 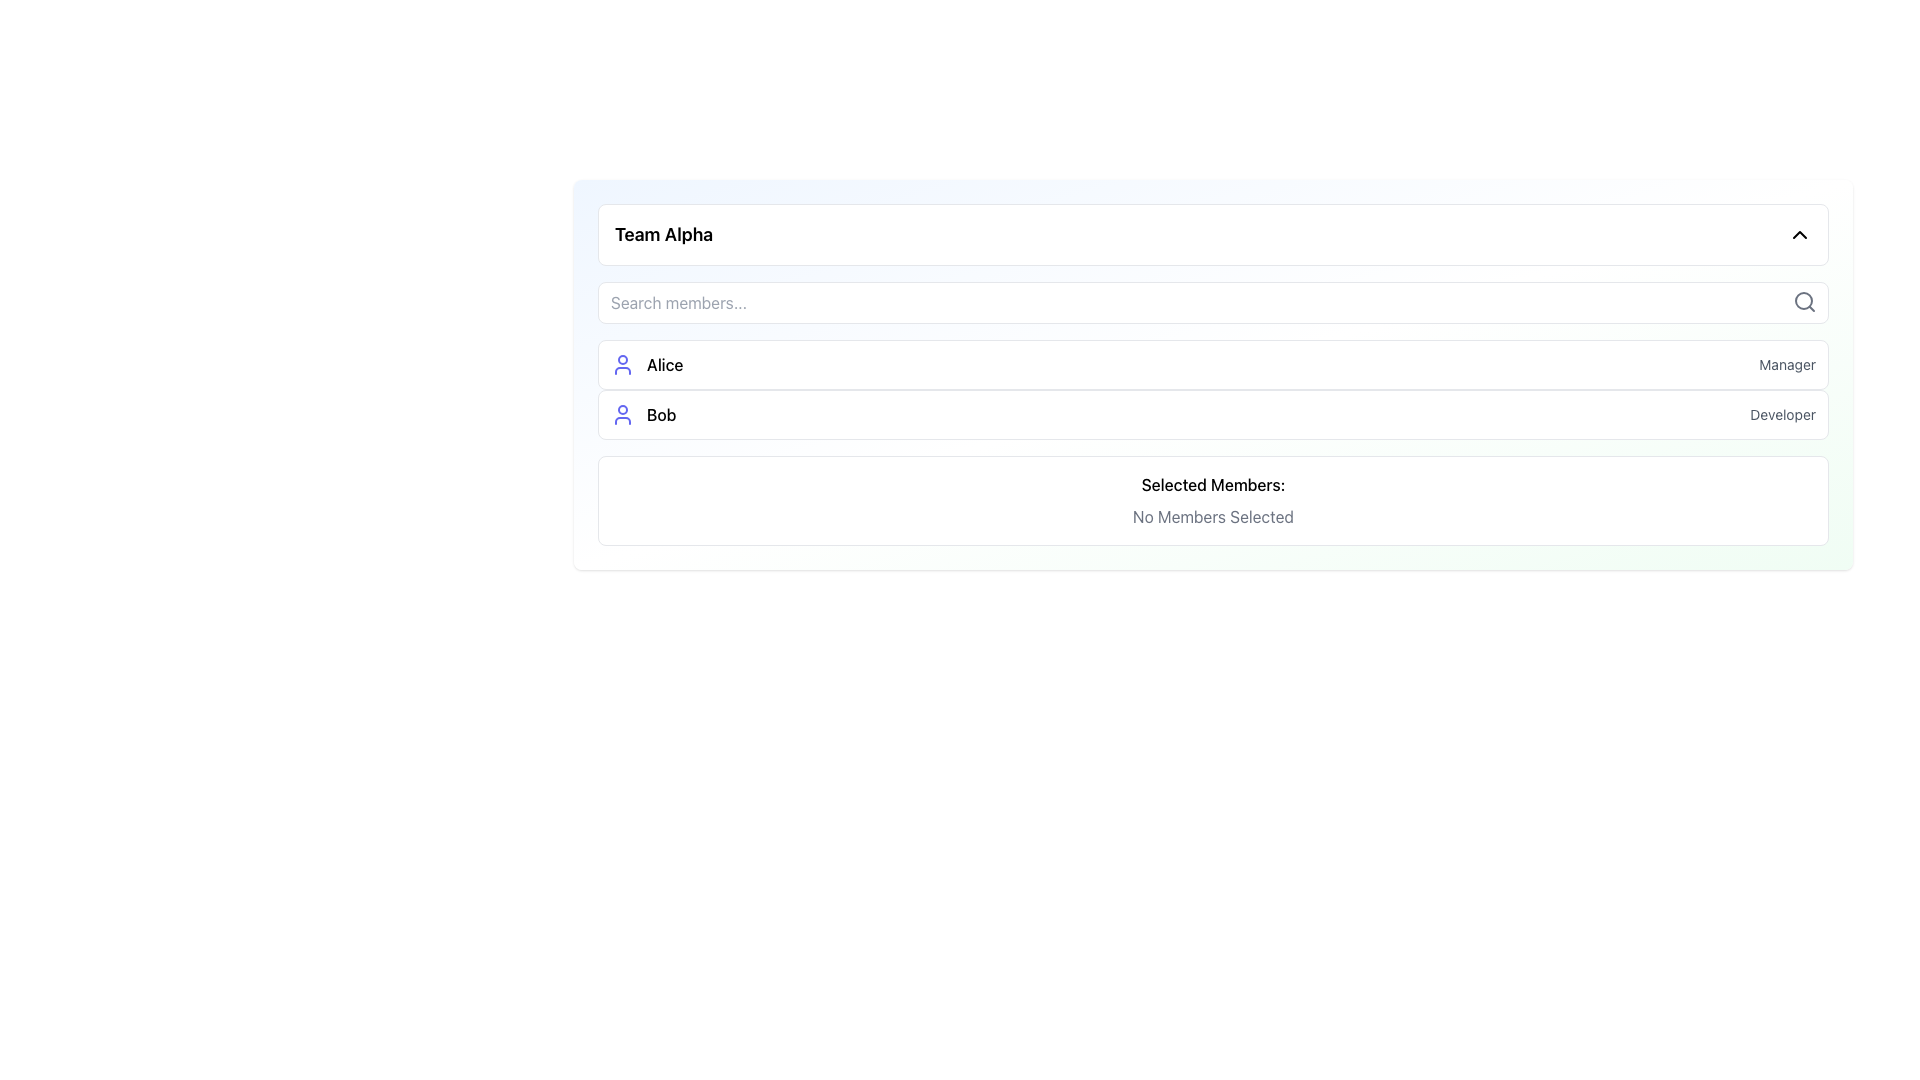 What do you see at coordinates (1804, 301) in the screenshot?
I see `the search icon located at the far-right end of the 'Search members...' input field` at bounding box center [1804, 301].